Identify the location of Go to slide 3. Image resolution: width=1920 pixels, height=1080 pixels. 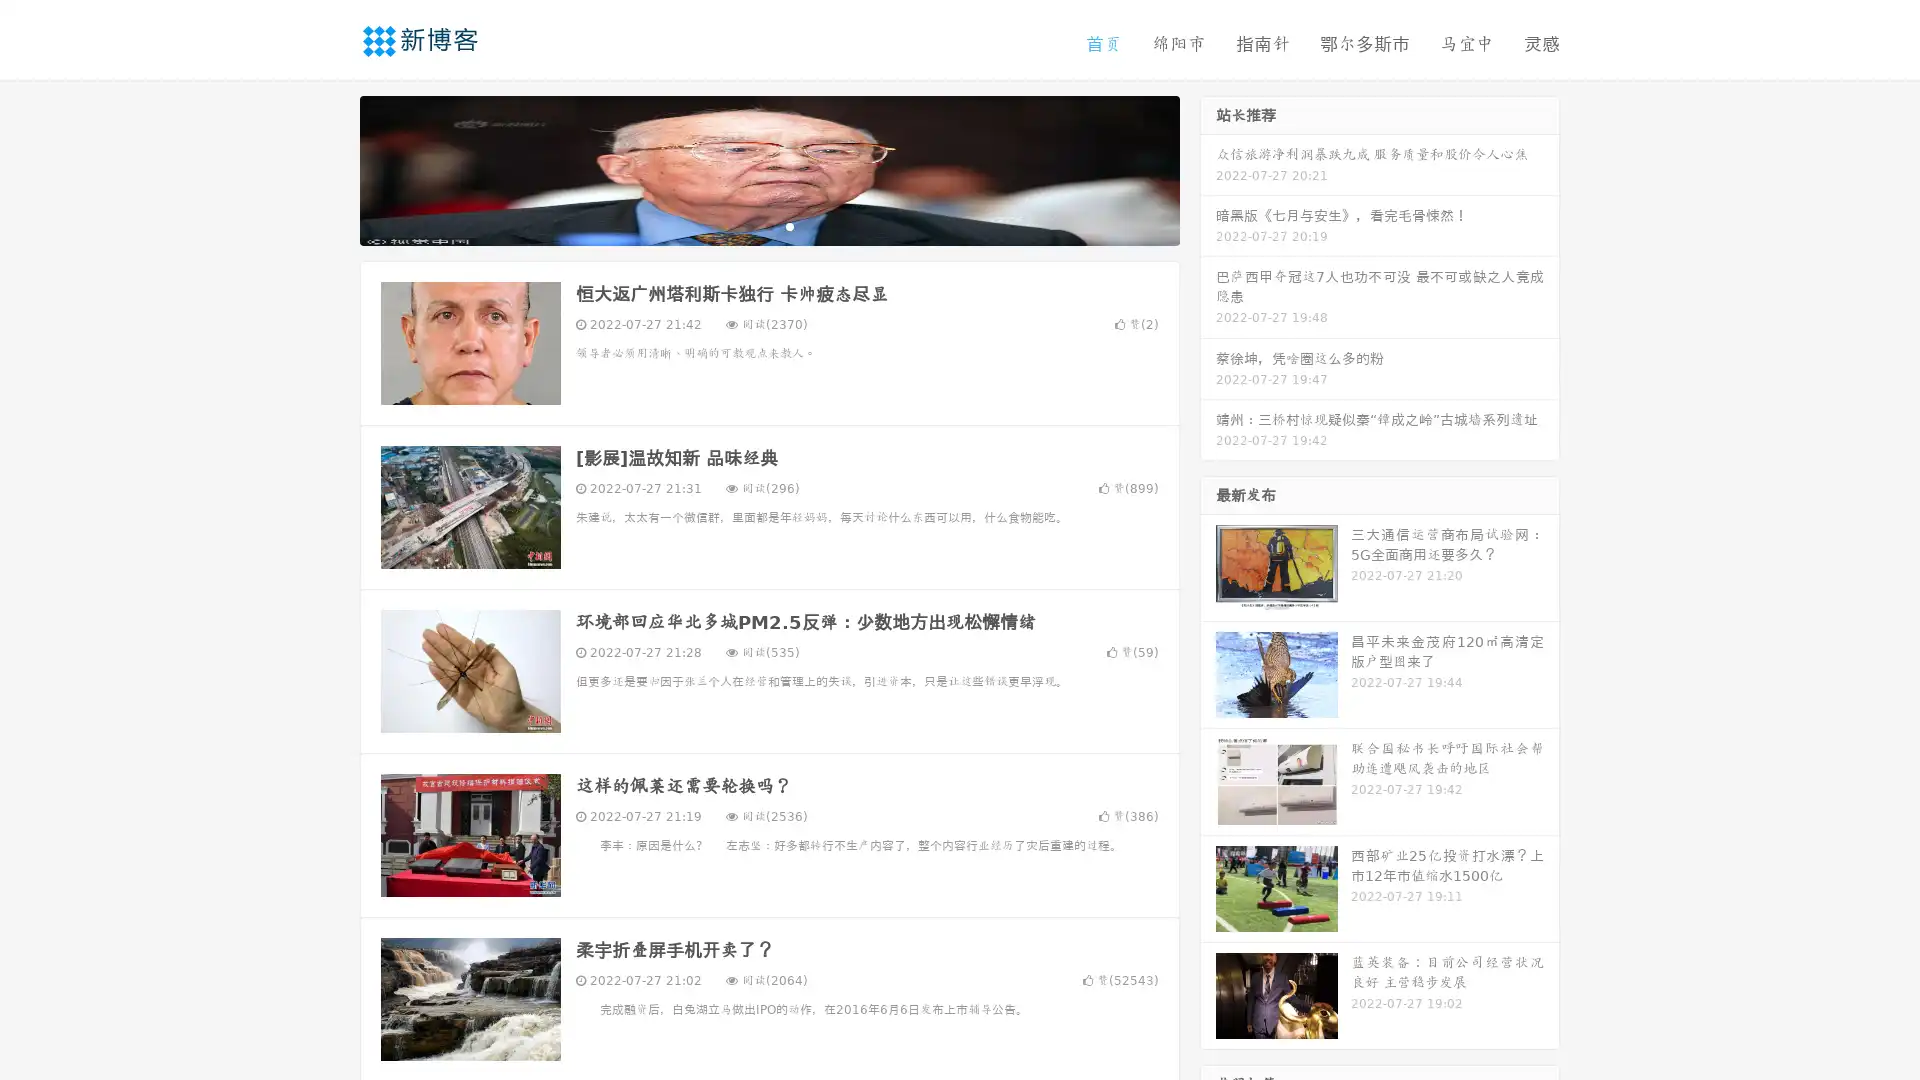
(789, 225).